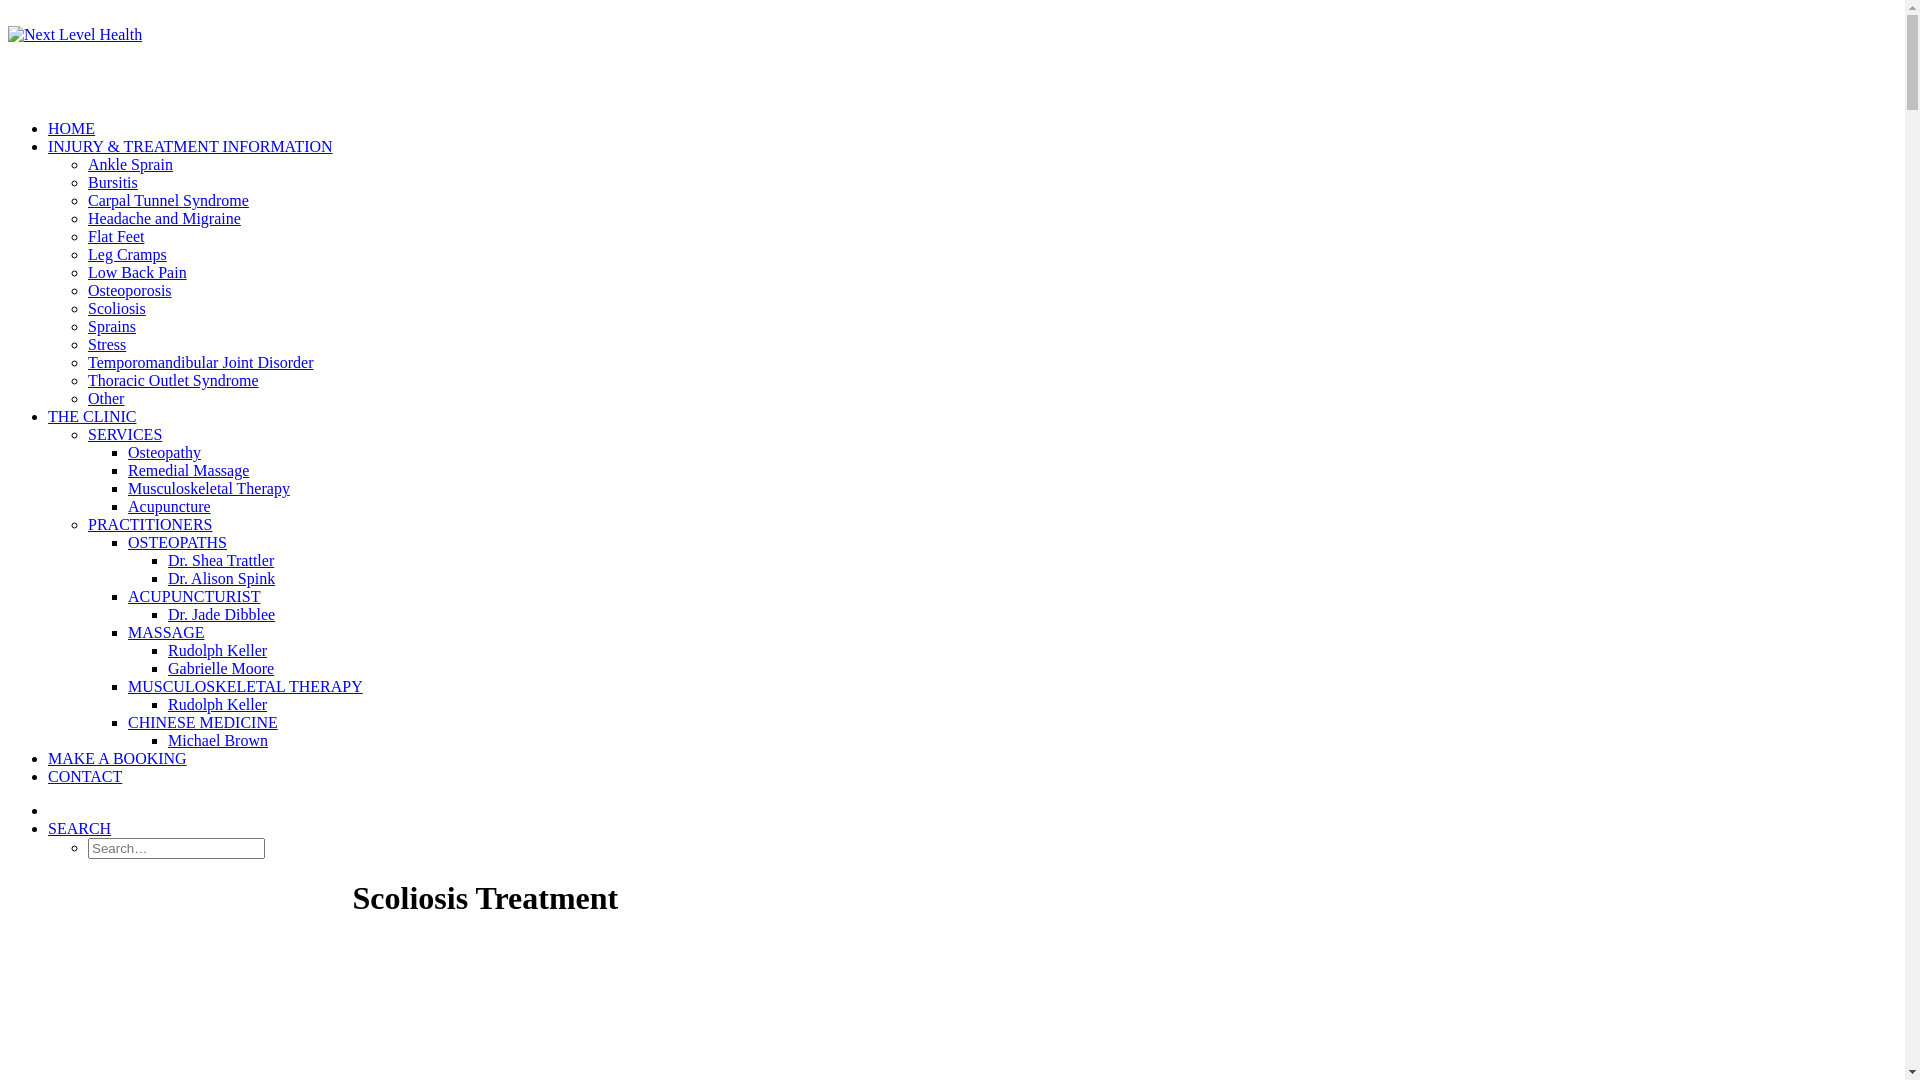 This screenshot has height=1080, width=1920. Describe the element at coordinates (86, 523) in the screenshot. I see `'PRACTITIONERS'` at that location.